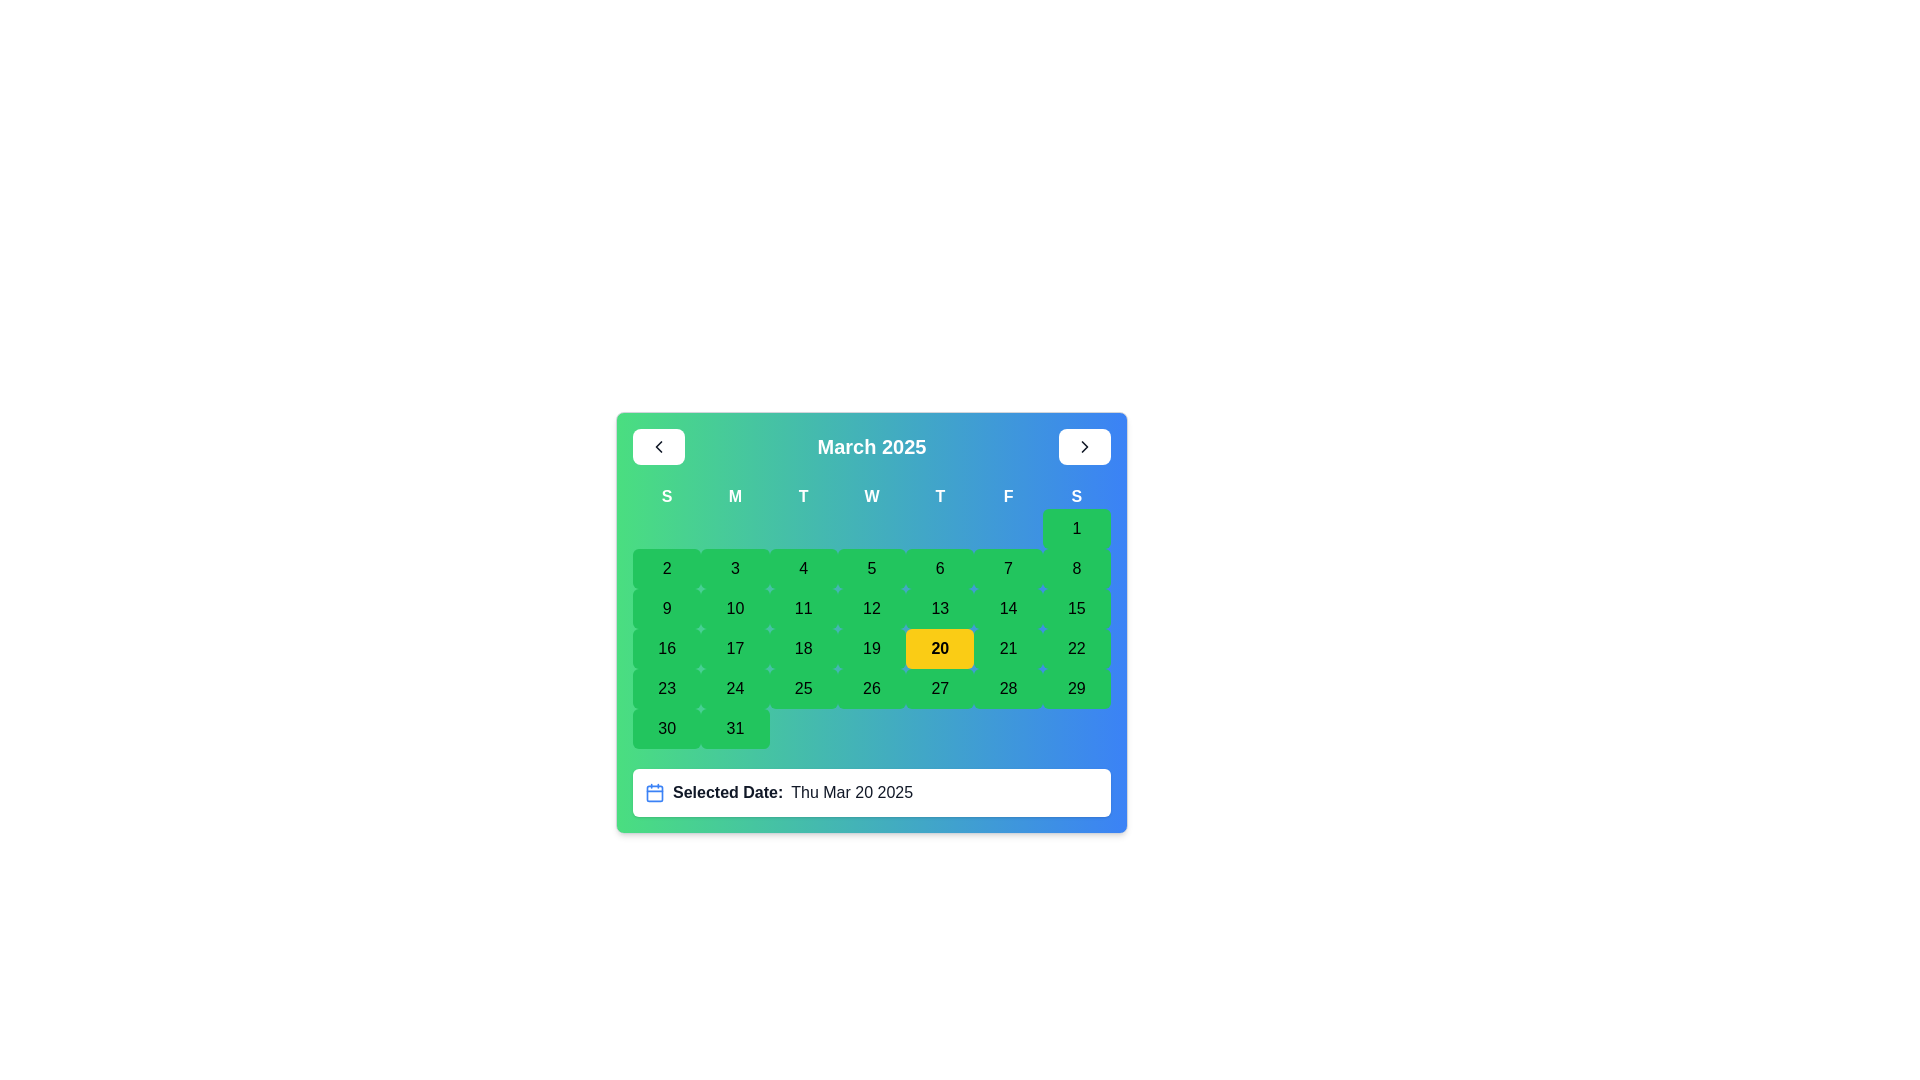 This screenshot has height=1080, width=1920. What do you see at coordinates (1075, 688) in the screenshot?
I see `the button representing the 29th day of March 2025 in the calendar view` at bounding box center [1075, 688].